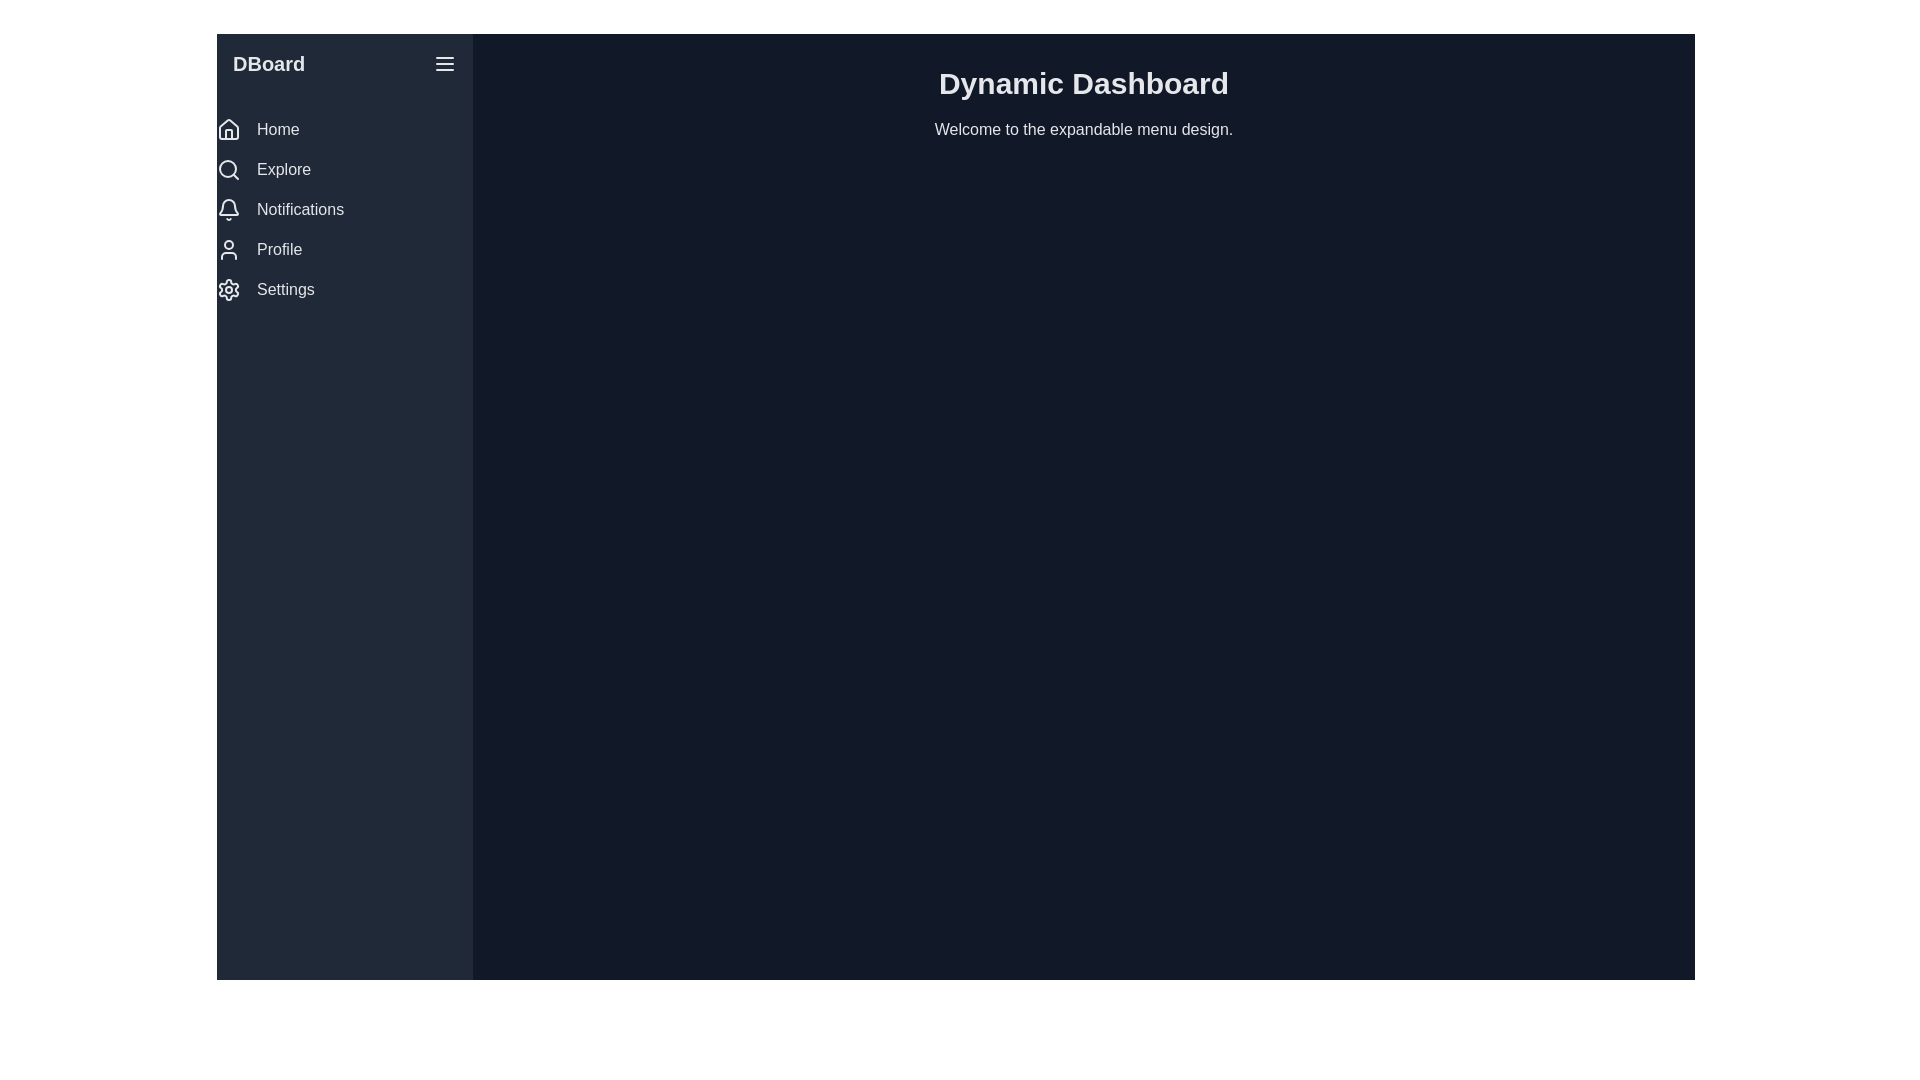 The height and width of the screenshot is (1080, 1920). I want to click on the settings button icon located at the left side of the interface, next to the 'Settings' label in the sidebar menu, so click(229, 289).